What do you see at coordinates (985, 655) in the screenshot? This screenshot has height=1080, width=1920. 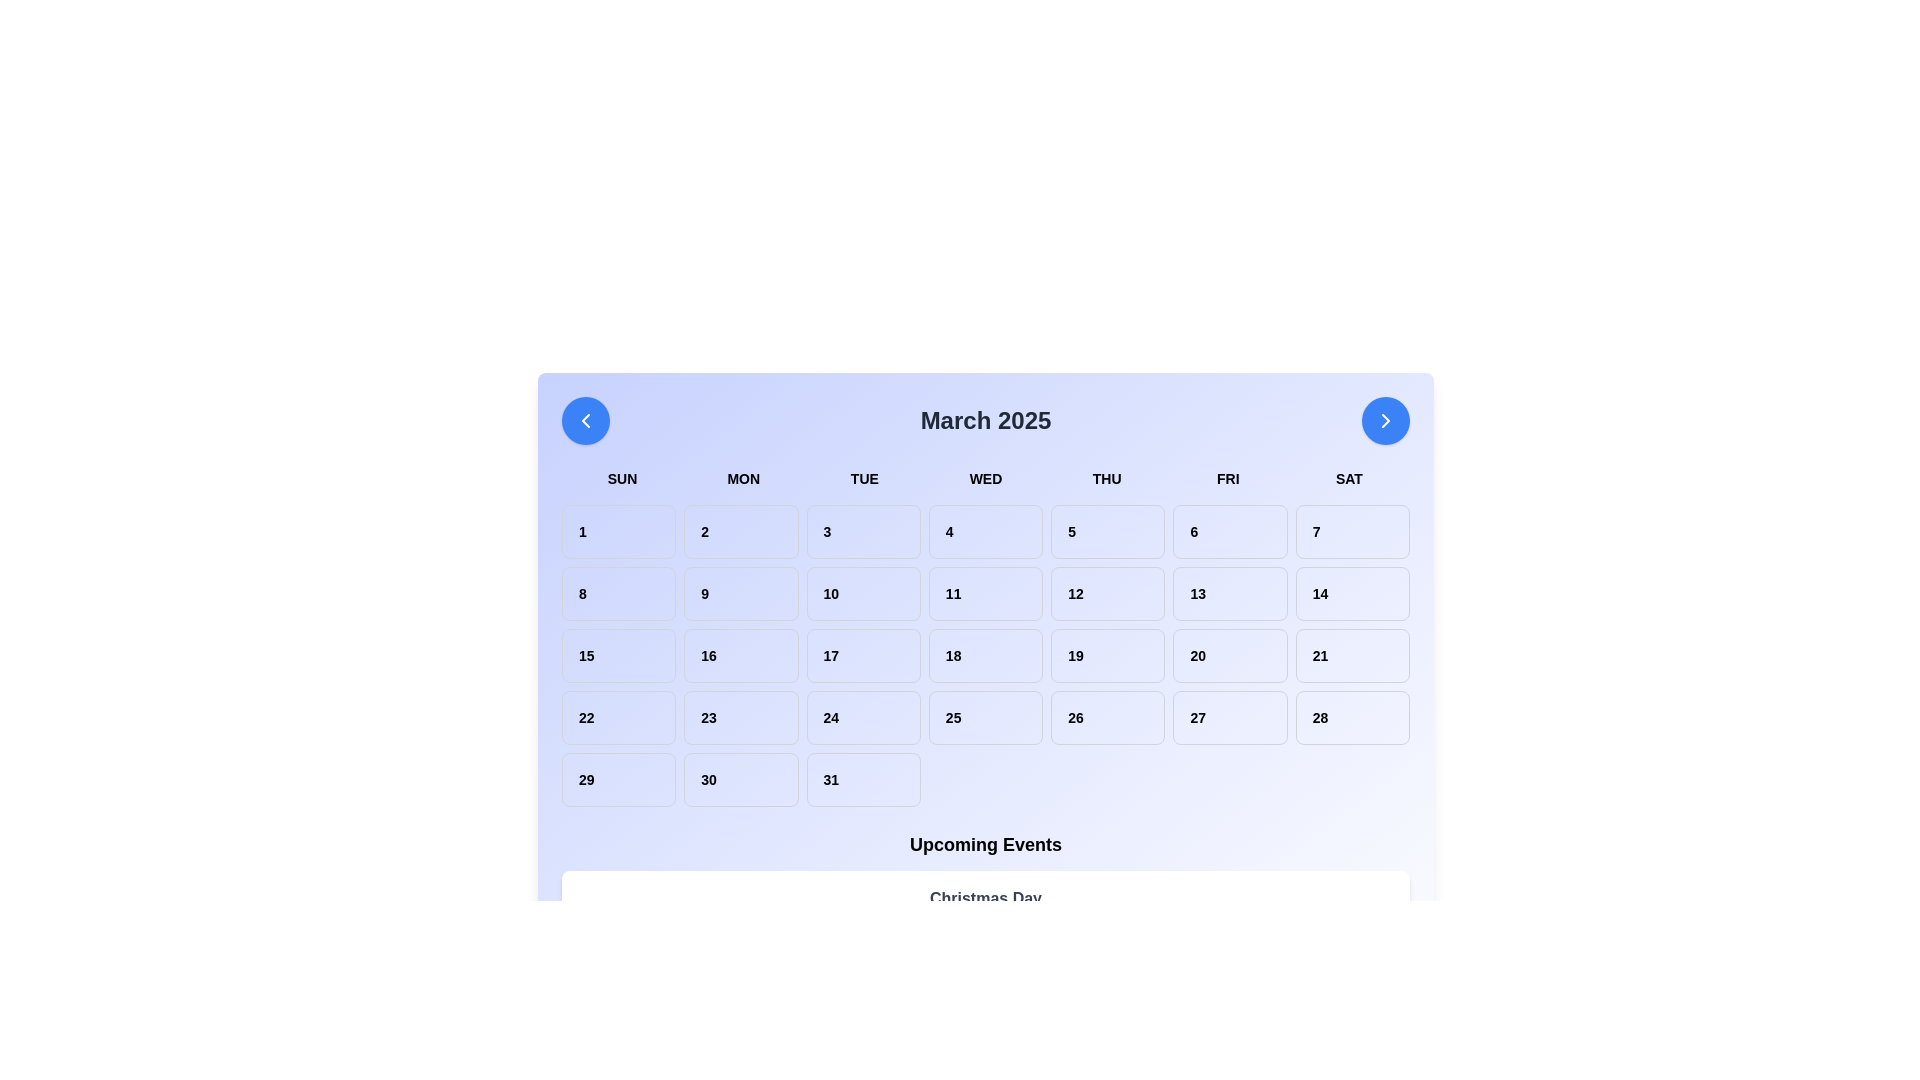 I see `the calendar date cell representing the date '18'` at bounding box center [985, 655].